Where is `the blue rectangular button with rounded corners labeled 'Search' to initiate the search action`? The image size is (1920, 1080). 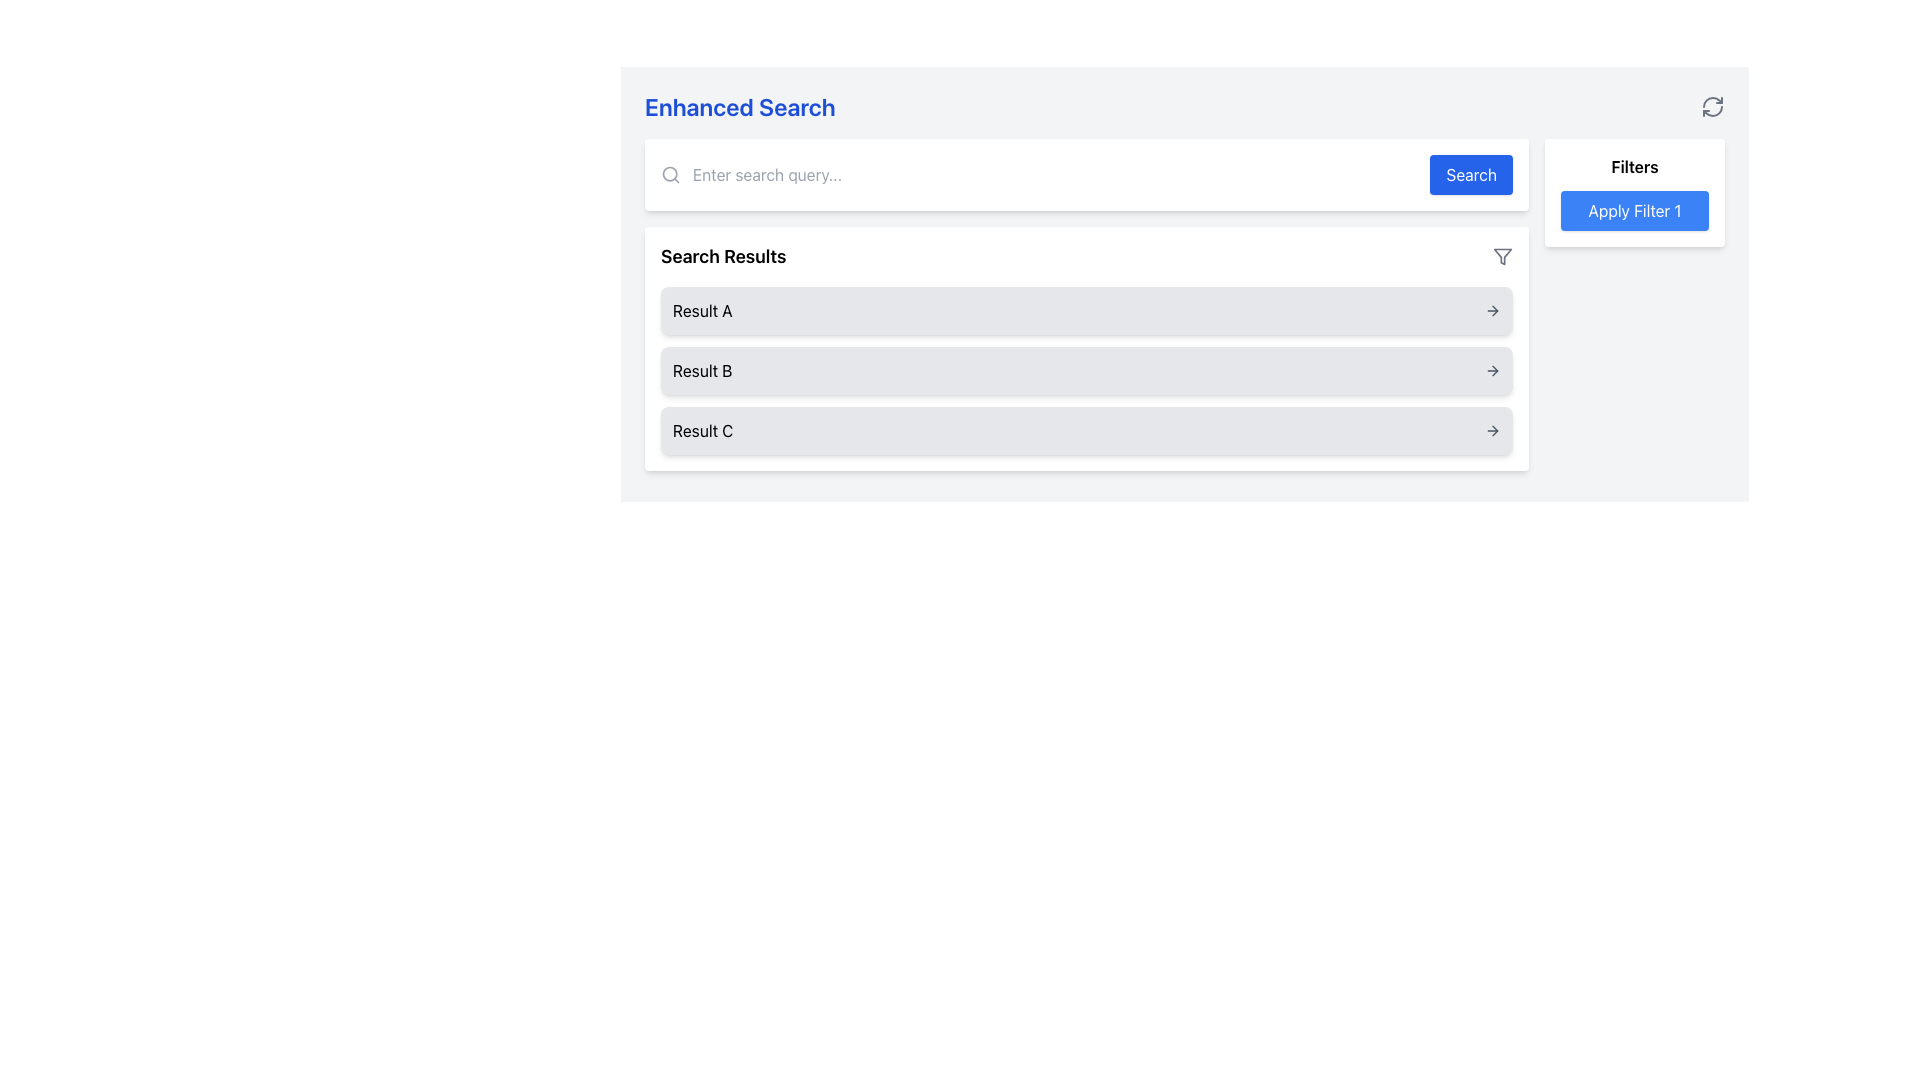
the blue rectangular button with rounded corners labeled 'Search' to initiate the search action is located at coordinates (1471, 173).